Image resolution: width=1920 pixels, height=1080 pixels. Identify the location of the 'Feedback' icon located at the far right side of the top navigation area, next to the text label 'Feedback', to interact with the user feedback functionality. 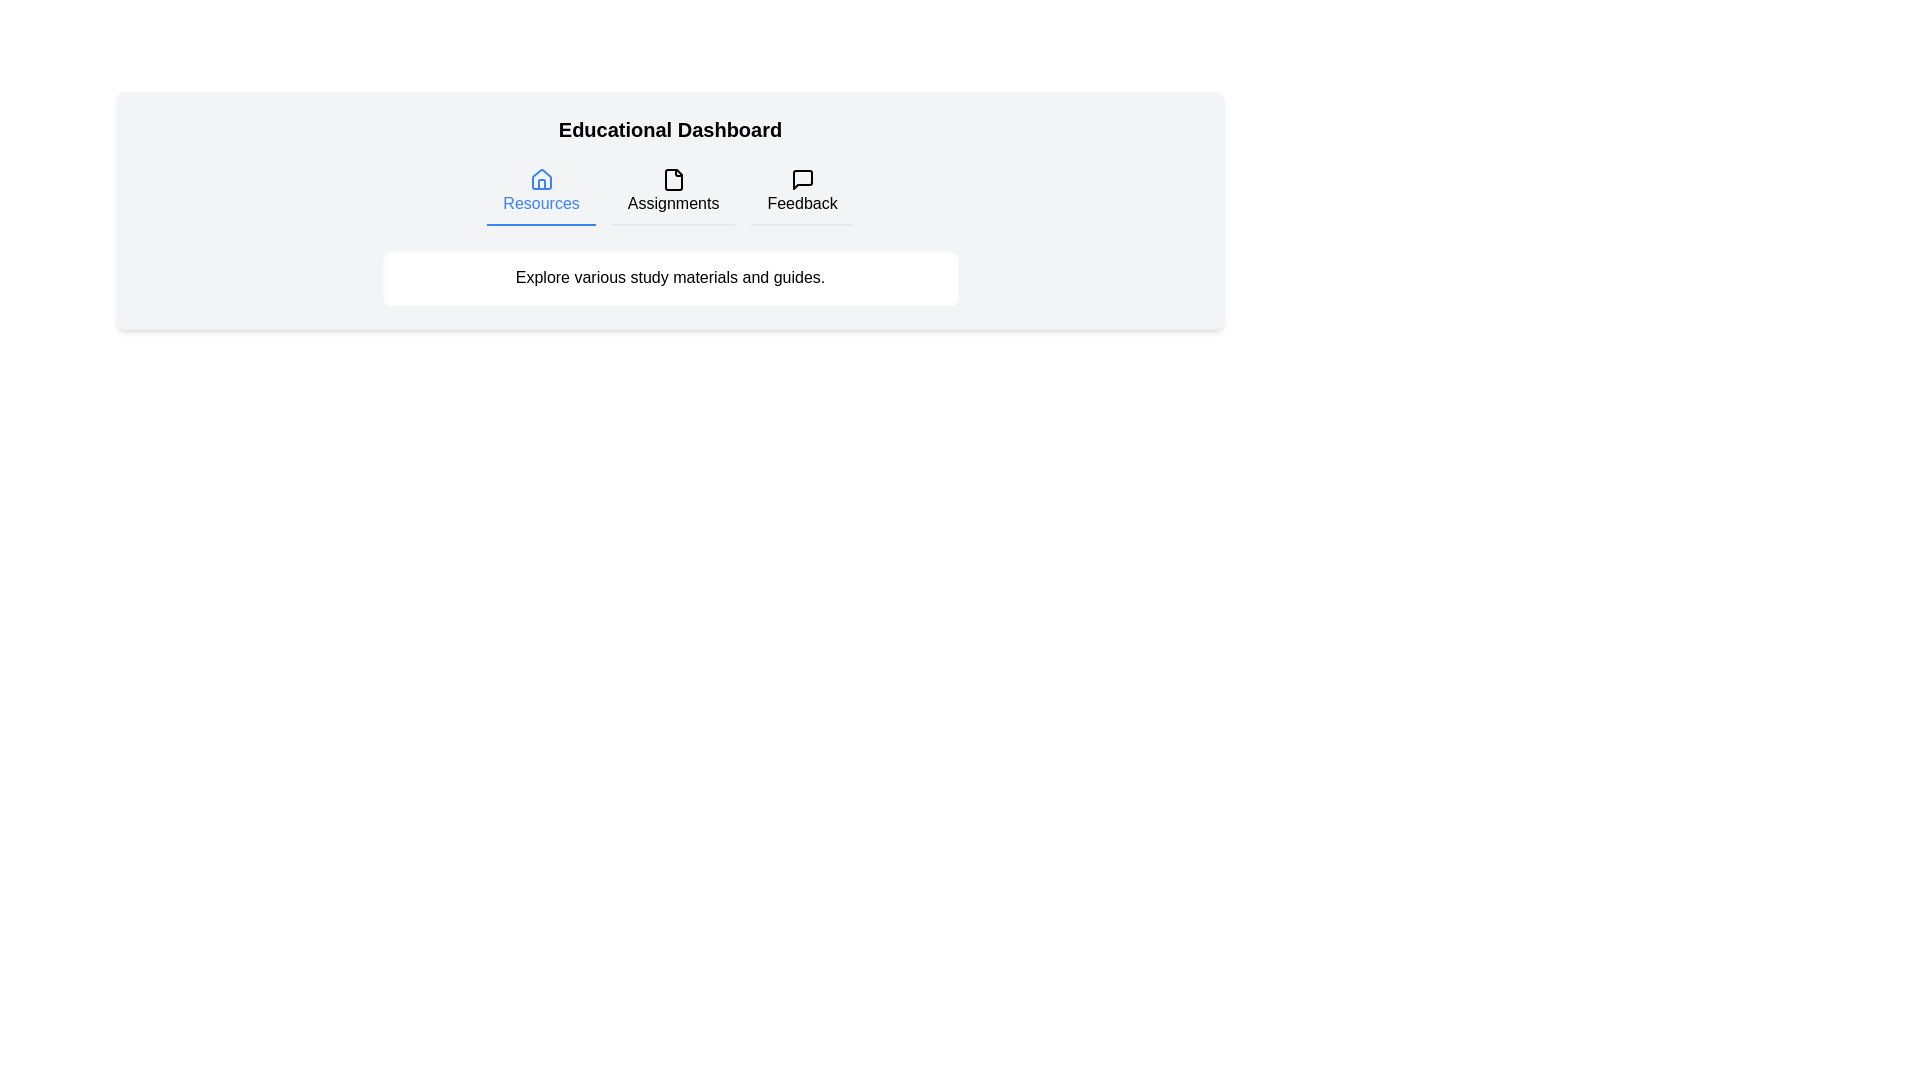
(802, 180).